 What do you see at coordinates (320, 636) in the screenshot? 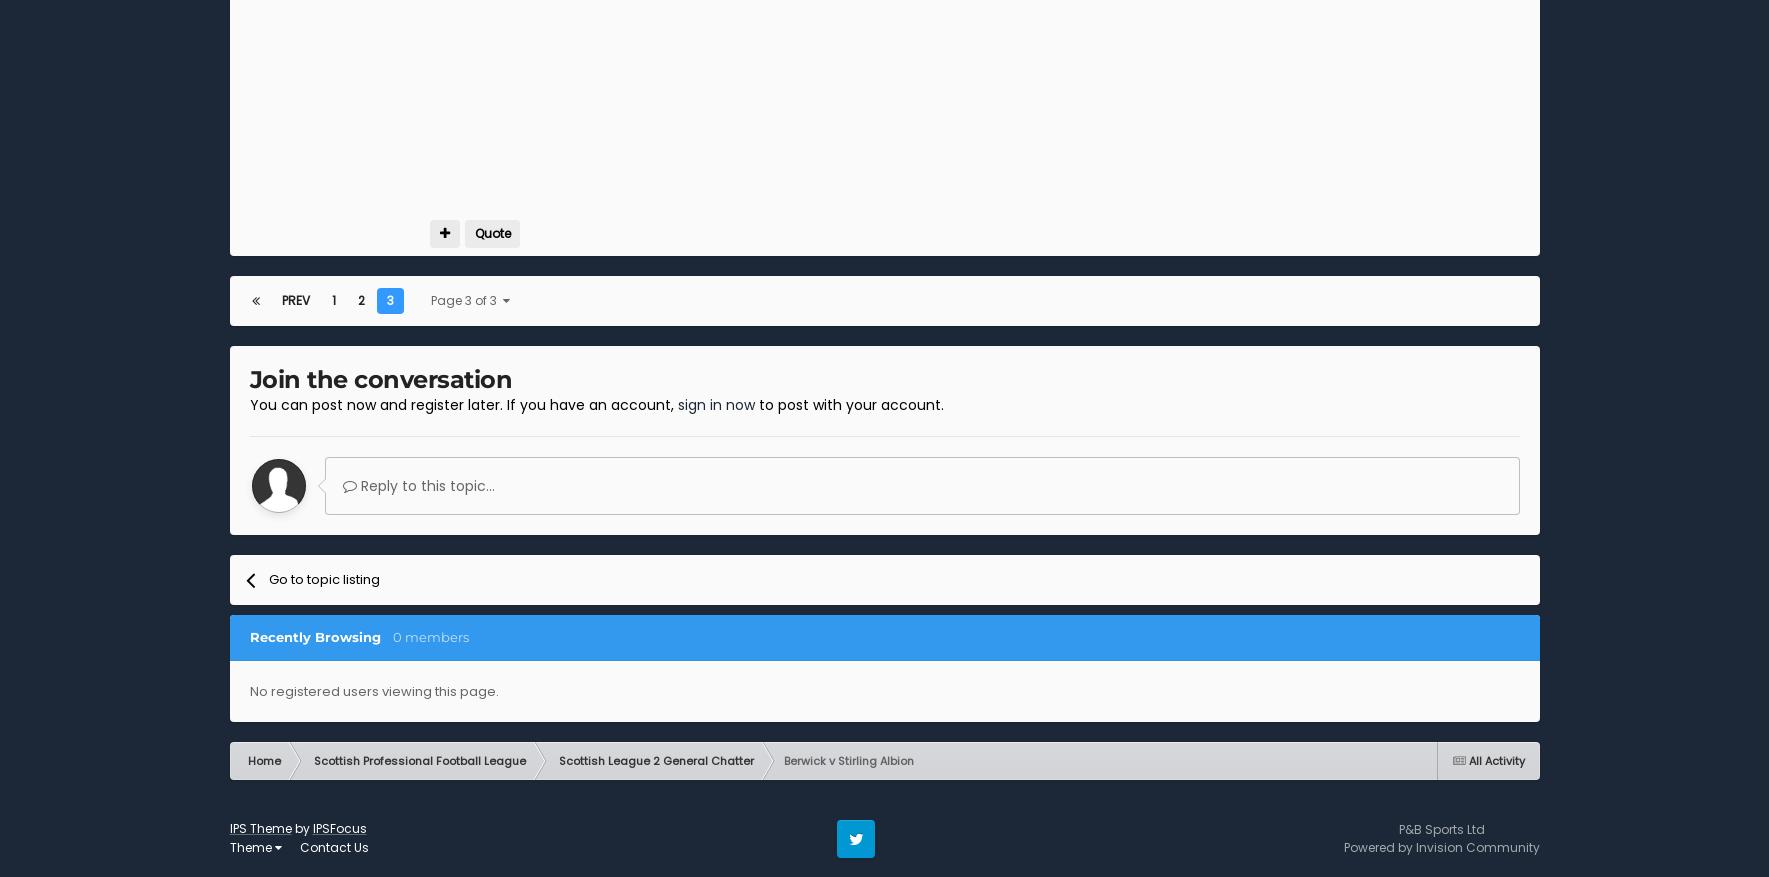
I see `'Recently Browsing'` at bounding box center [320, 636].